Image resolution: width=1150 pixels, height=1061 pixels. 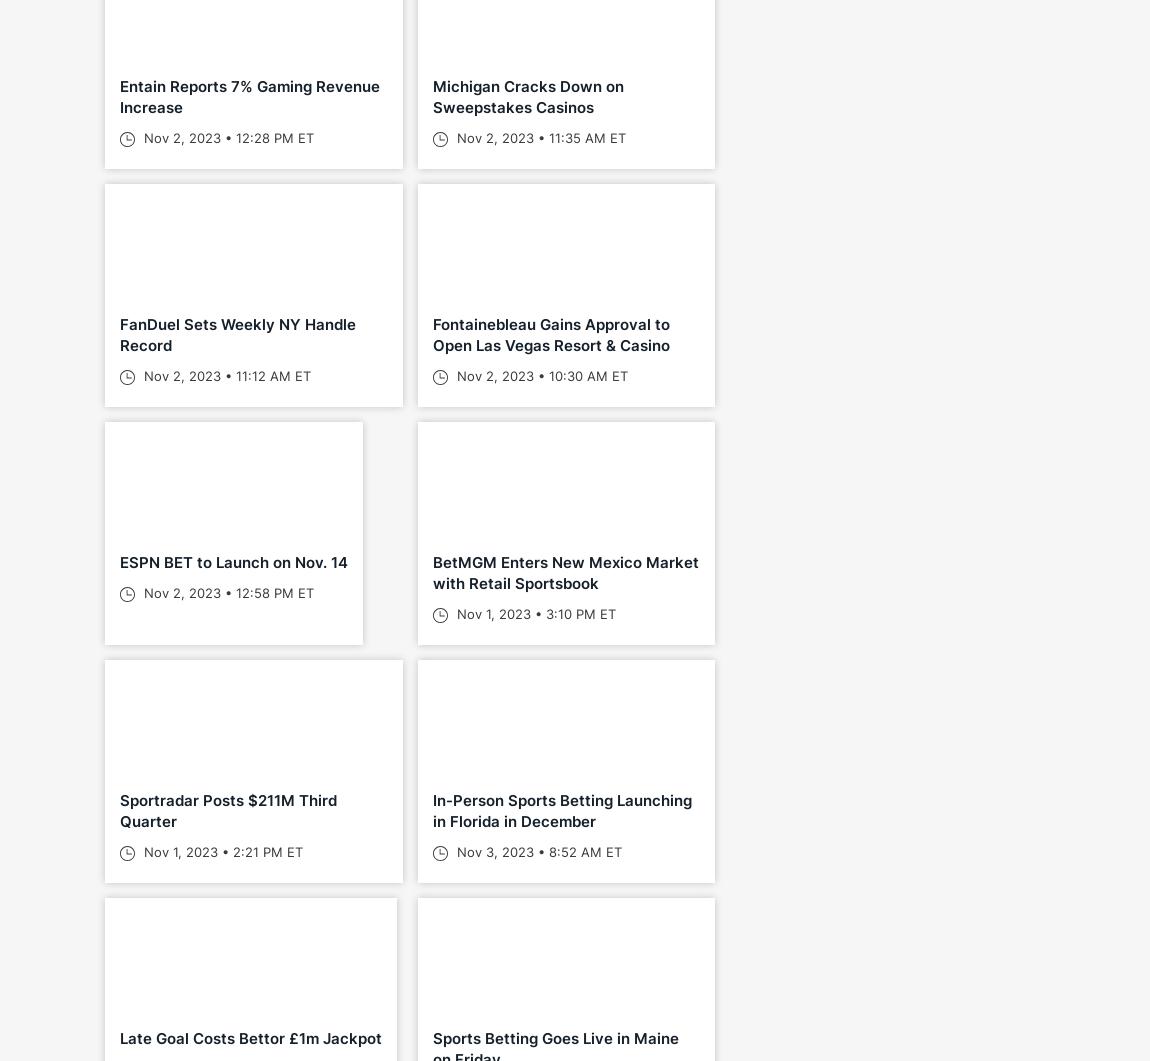 What do you see at coordinates (432, 811) in the screenshot?
I see `'In-Person Sports Betting Launching in Florida in December'` at bounding box center [432, 811].